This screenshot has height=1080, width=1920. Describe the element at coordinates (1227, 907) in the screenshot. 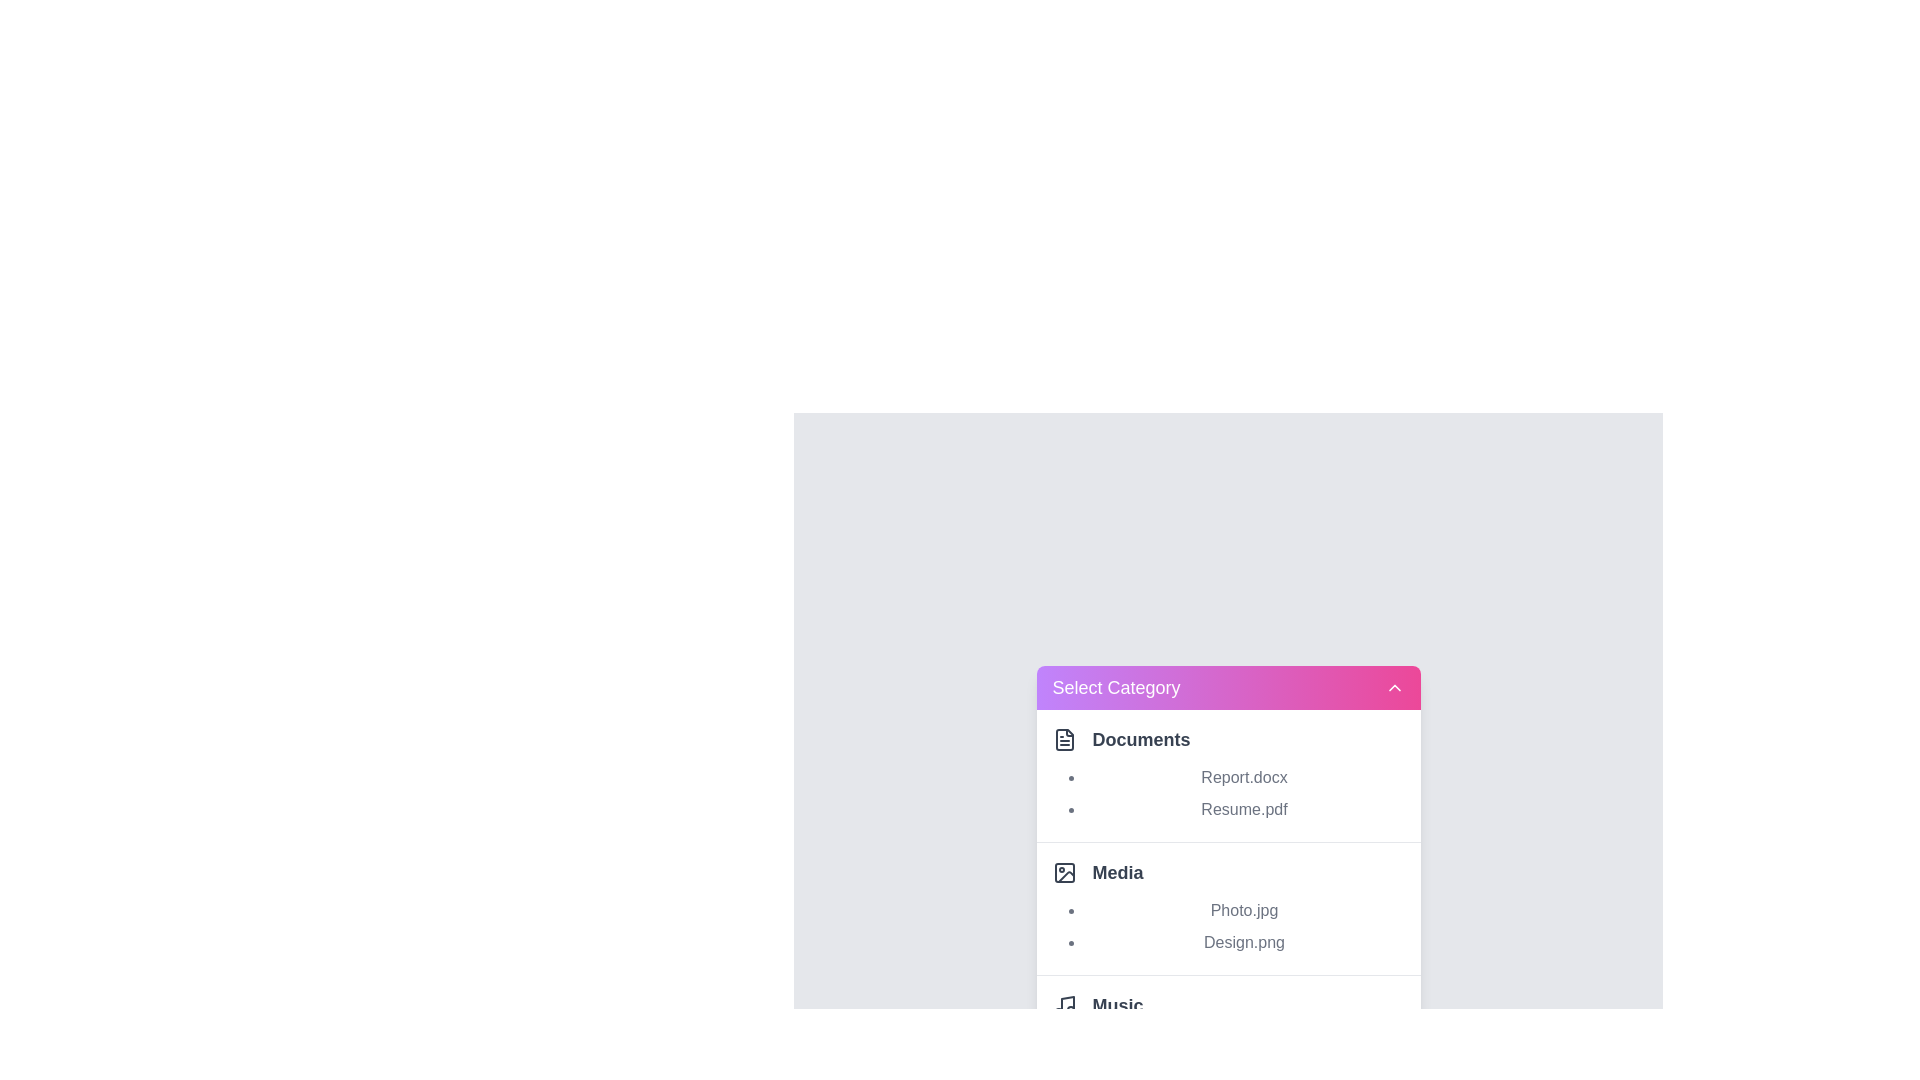

I see `the area` at that location.